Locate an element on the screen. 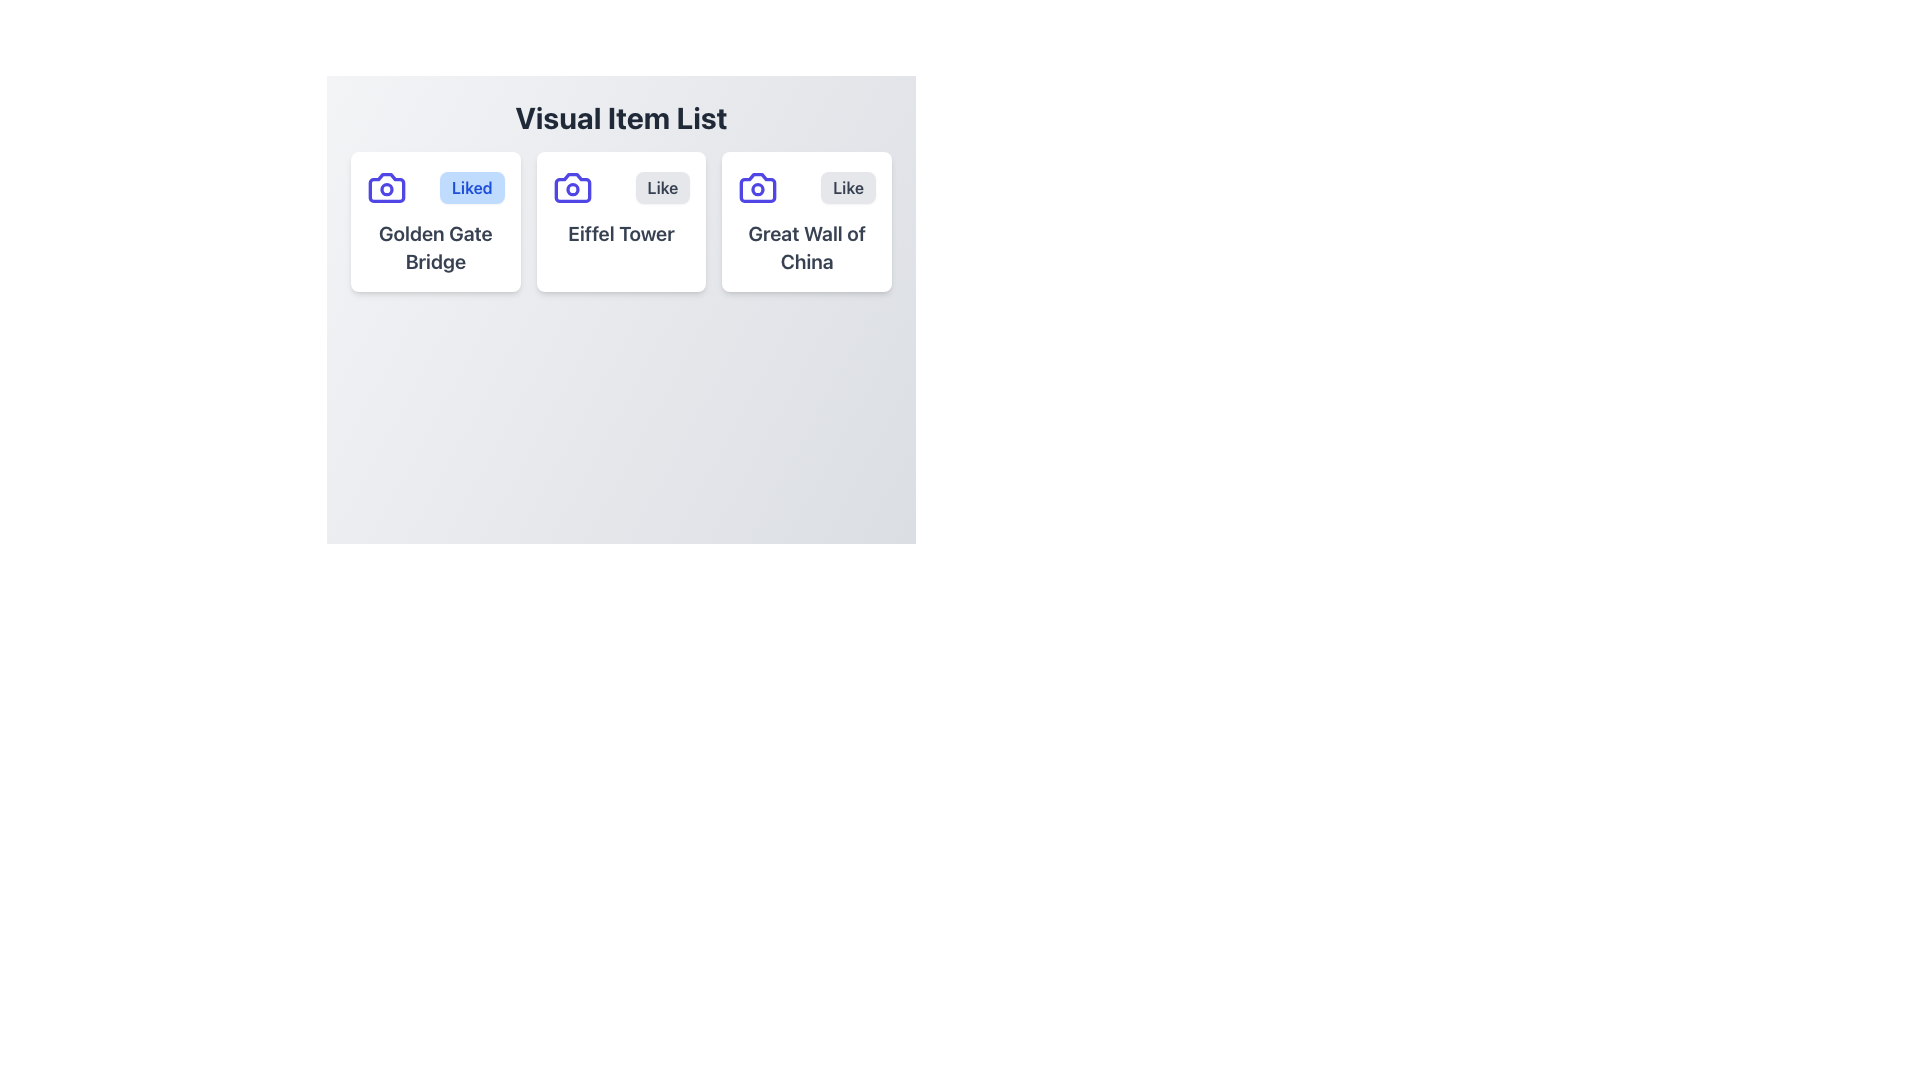 This screenshot has width=1920, height=1080. the camera icon with an indigo-blue stroke located in the top left section of the 'Great Wall of China' card is located at coordinates (757, 188).